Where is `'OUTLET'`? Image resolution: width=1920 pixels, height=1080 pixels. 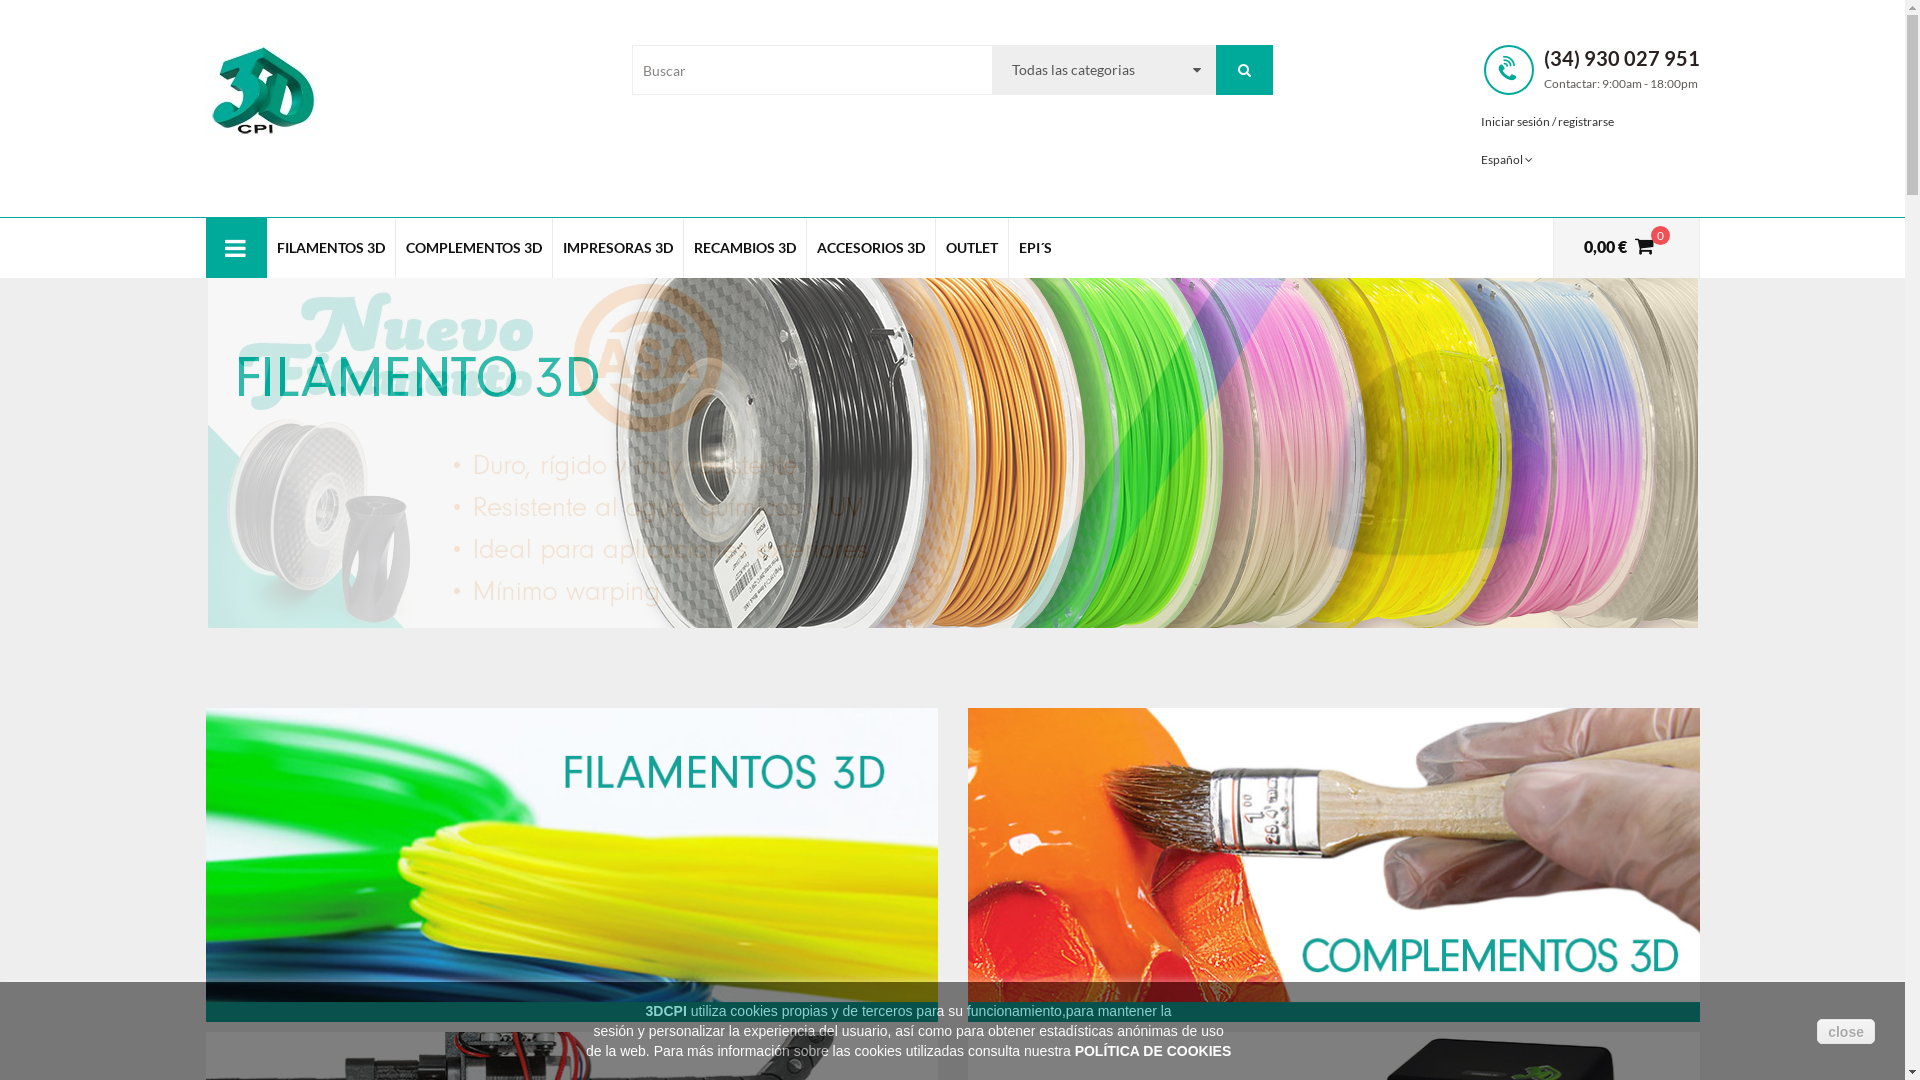 'OUTLET' is located at coordinates (971, 246).